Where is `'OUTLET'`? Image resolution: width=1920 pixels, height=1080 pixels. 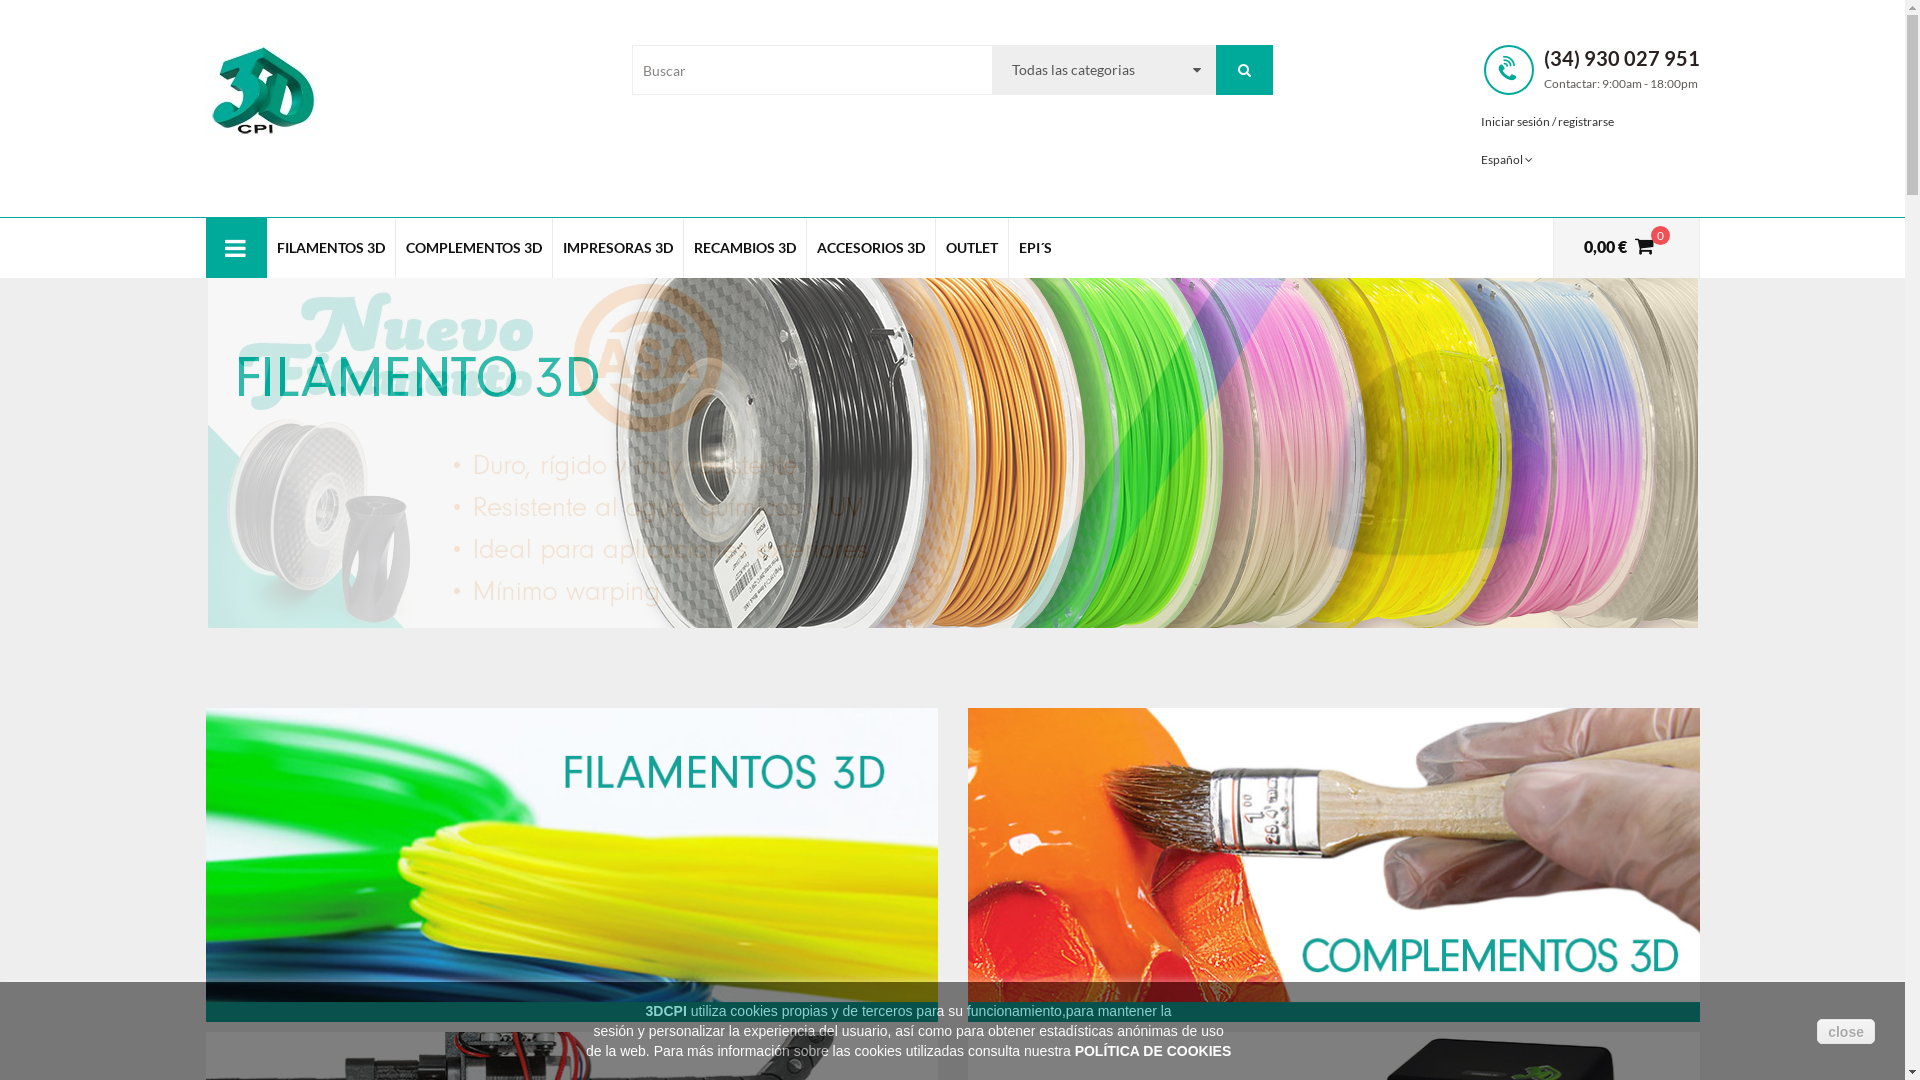 'OUTLET' is located at coordinates (971, 246).